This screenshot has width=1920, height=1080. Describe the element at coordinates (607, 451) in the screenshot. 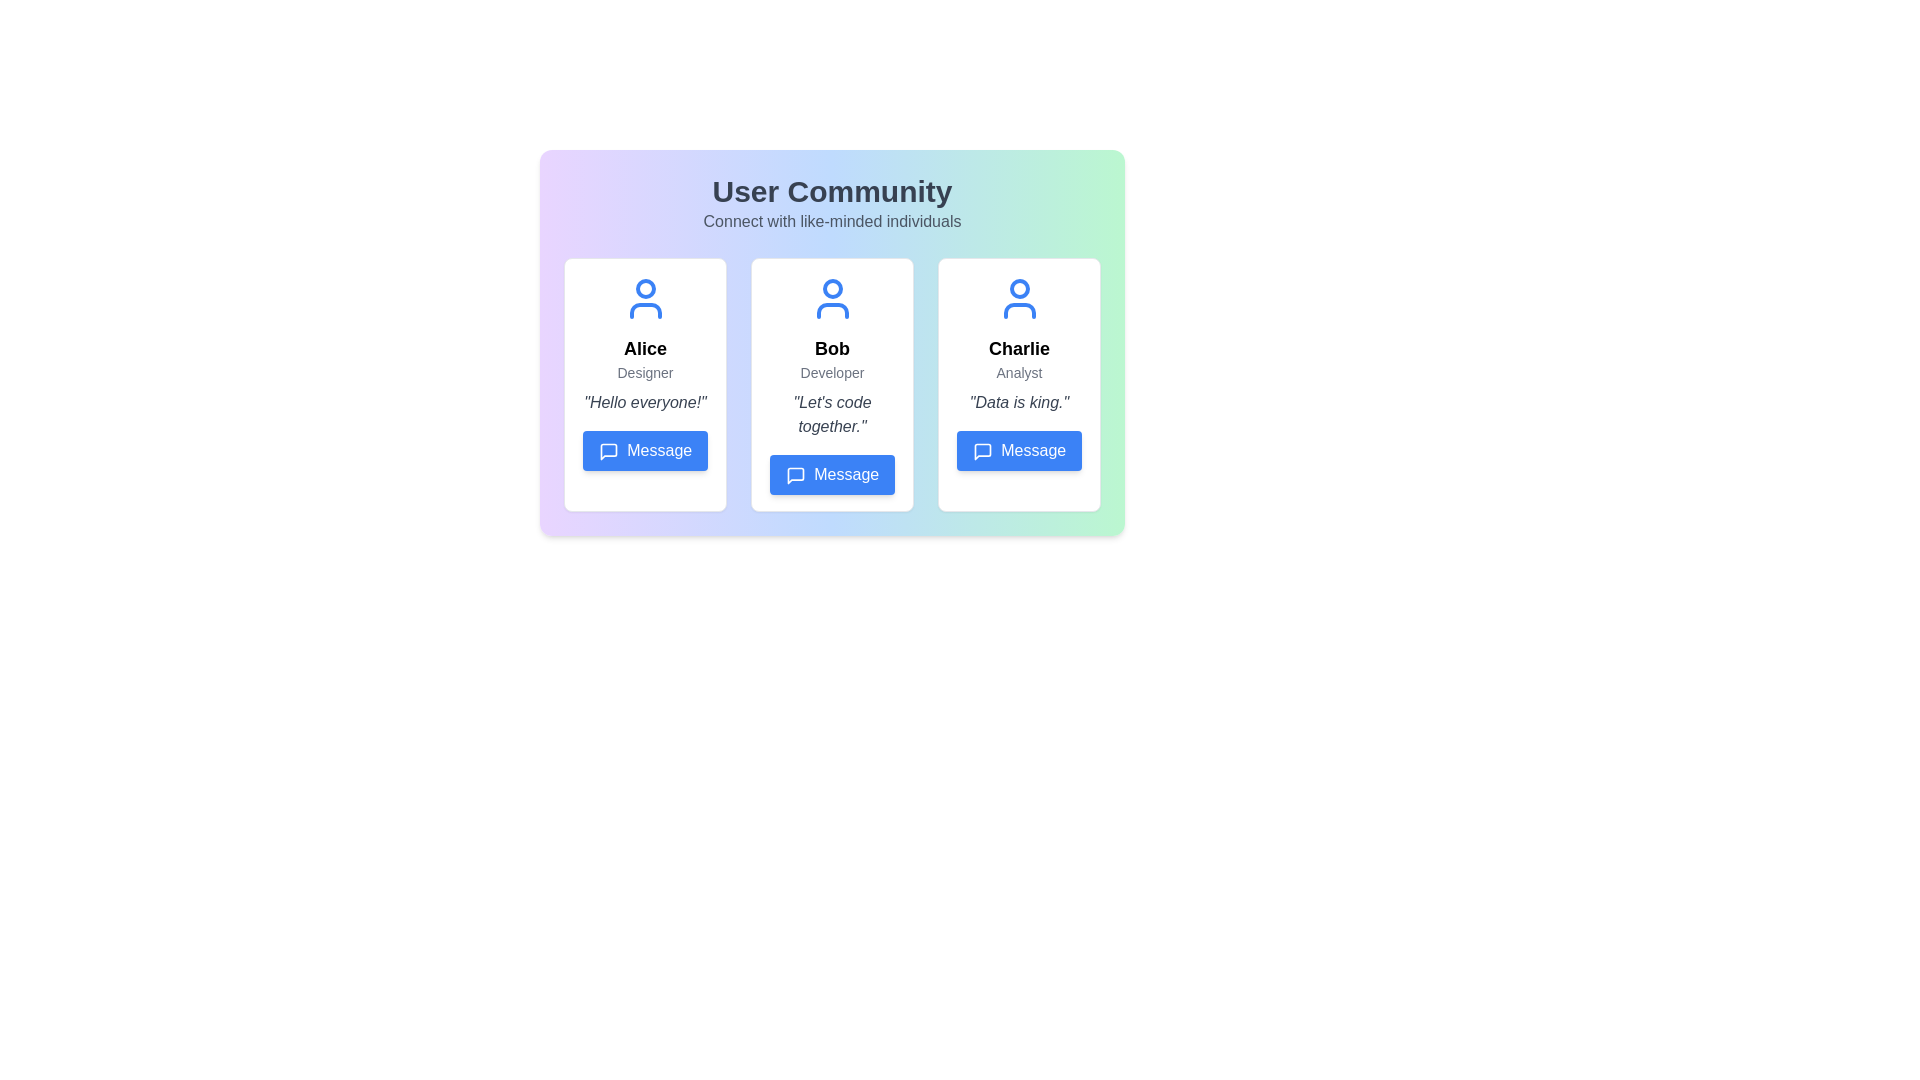

I see `the message icon located to the left of the 'Message' text in the button at the bottom of Alice's profile card` at that location.